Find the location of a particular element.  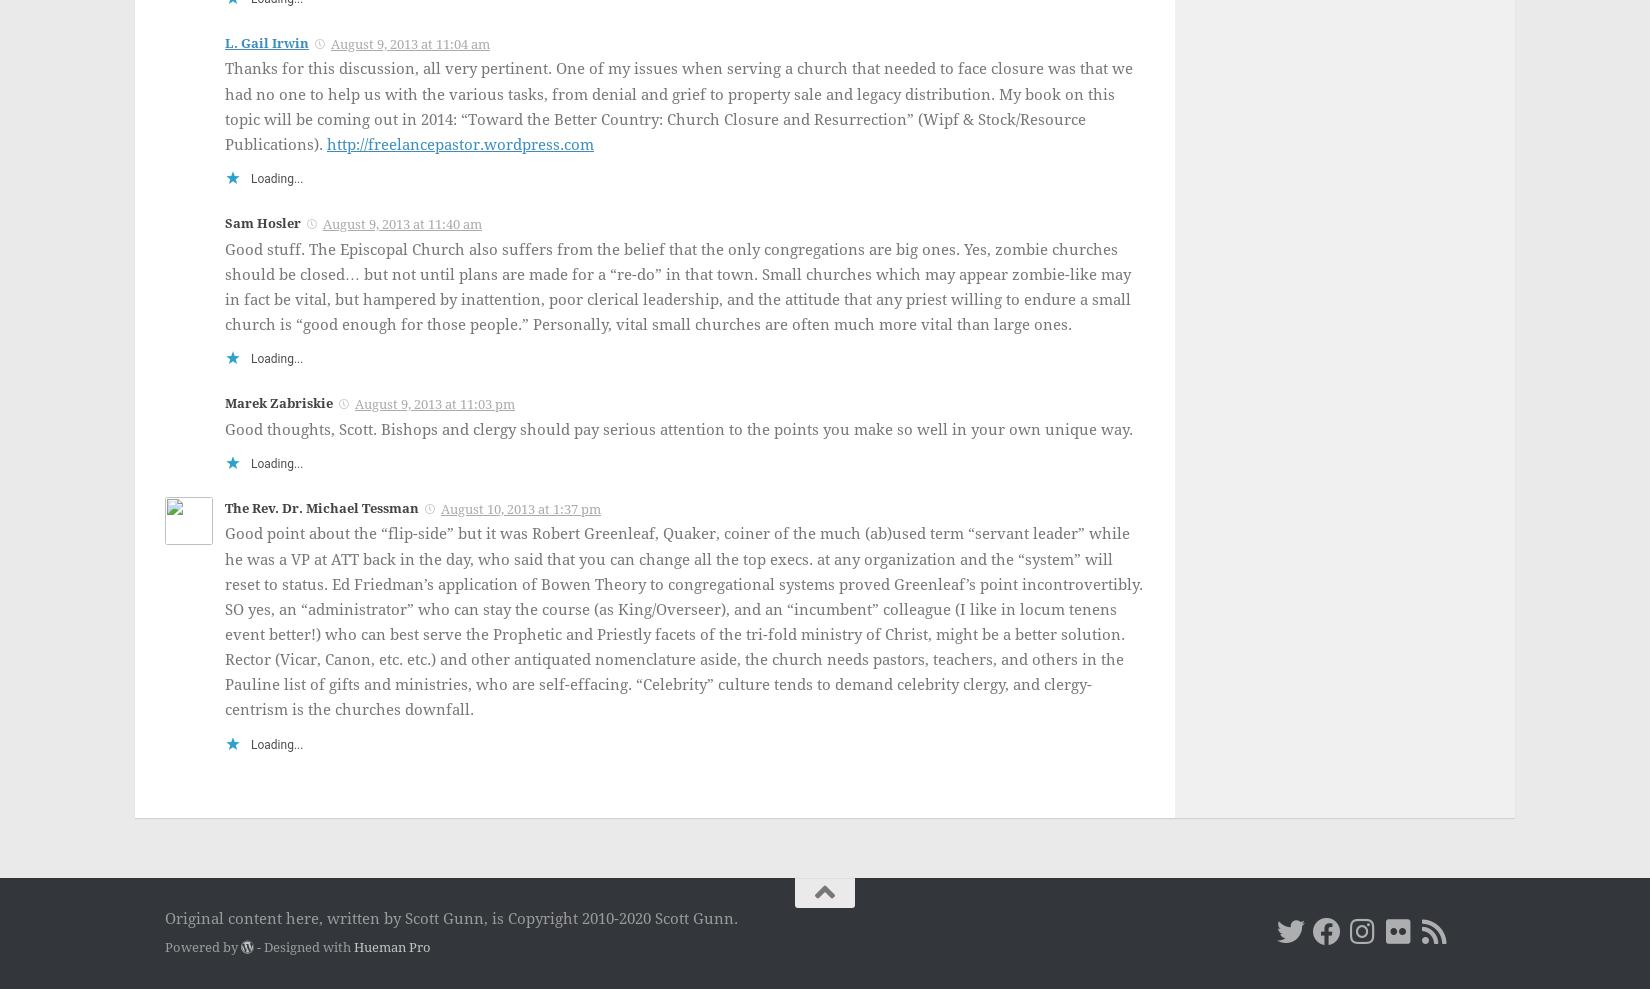

'Thanks for this discussion, all very pertinent.  One of my issues when serving a church that needed to face closure was that we had no one to help us with the various tasks, from denial and grief to property sale and legacy distribution.  My book on this topic will be coming out in 2014: “Toward the Better Country: Church Closure and Resurrection” (Wipf & Stock/Resource Publications).' is located at coordinates (677, 106).